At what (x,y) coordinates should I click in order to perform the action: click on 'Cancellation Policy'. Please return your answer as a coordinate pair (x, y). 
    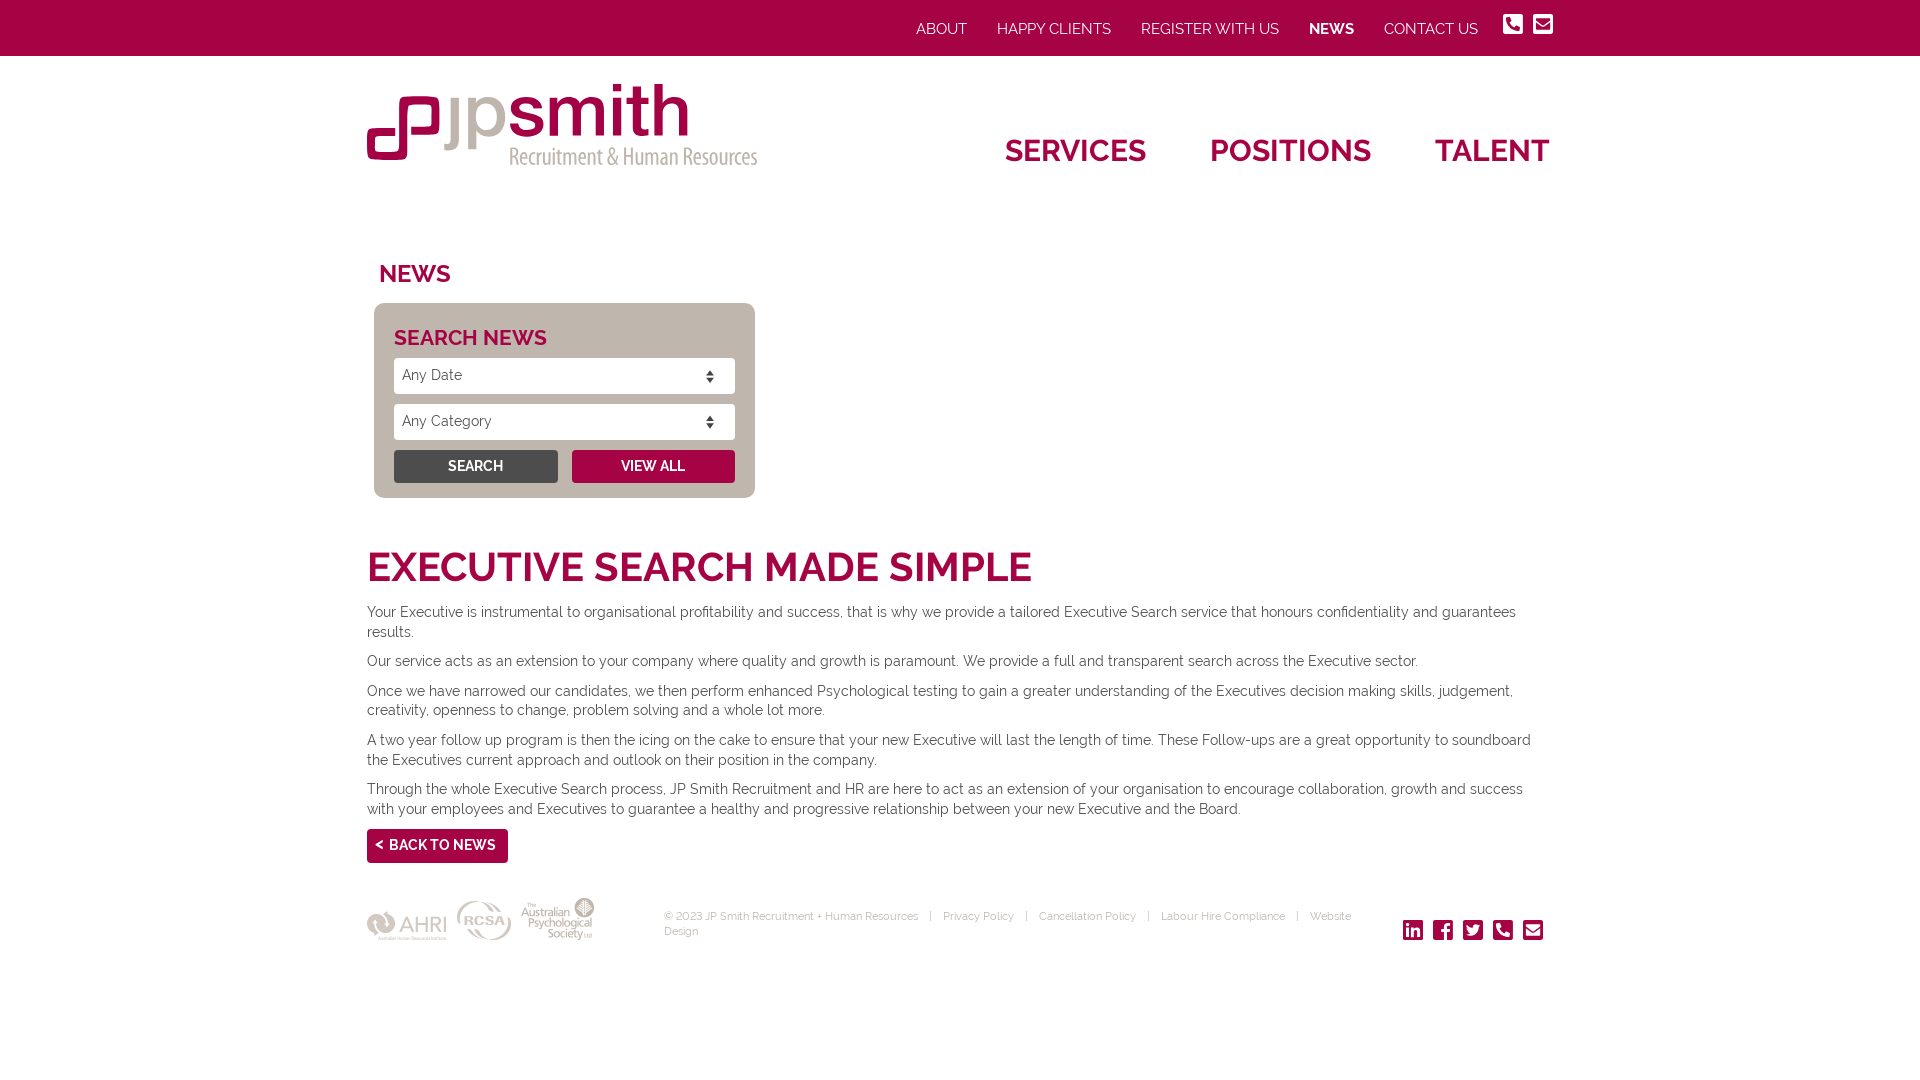
    Looking at the image, I should click on (1037, 915).